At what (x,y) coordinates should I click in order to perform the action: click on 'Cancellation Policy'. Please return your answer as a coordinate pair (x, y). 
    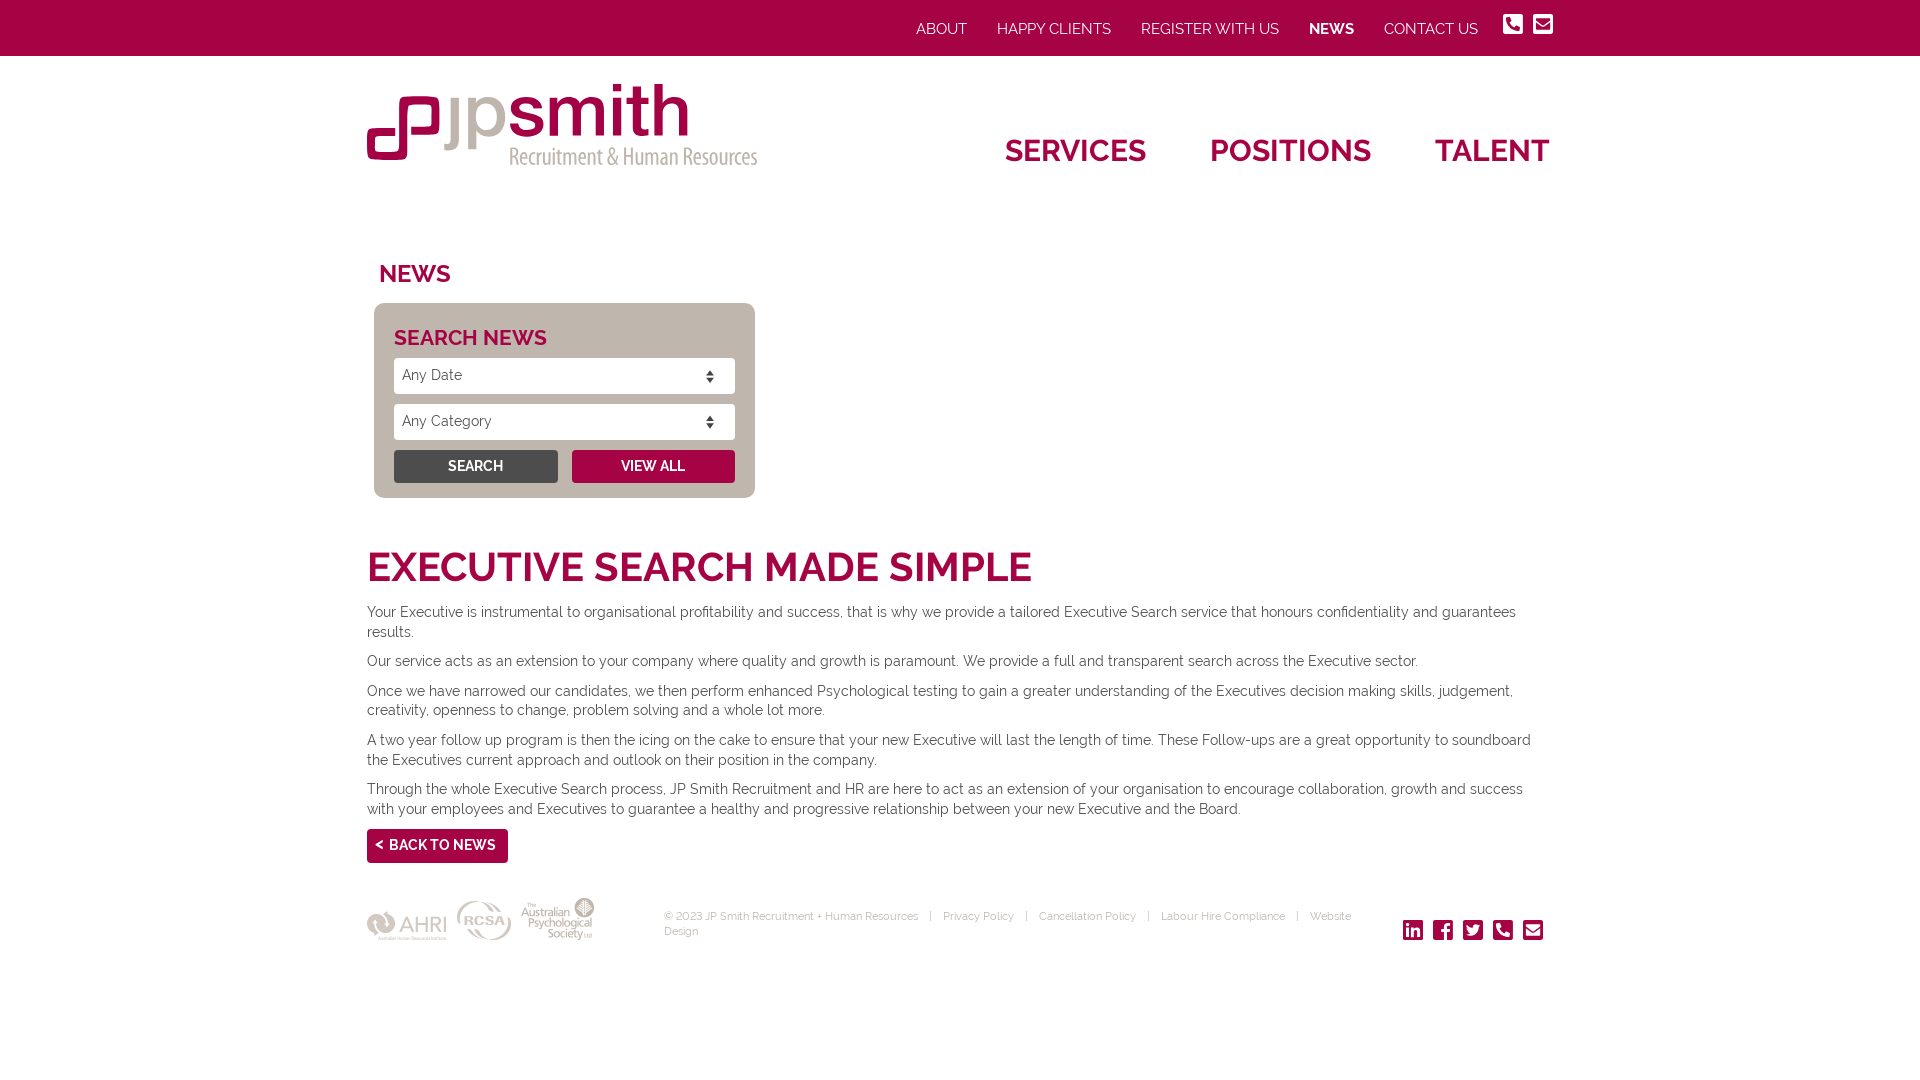
    Looking at the image, I should click on (1037, 915).